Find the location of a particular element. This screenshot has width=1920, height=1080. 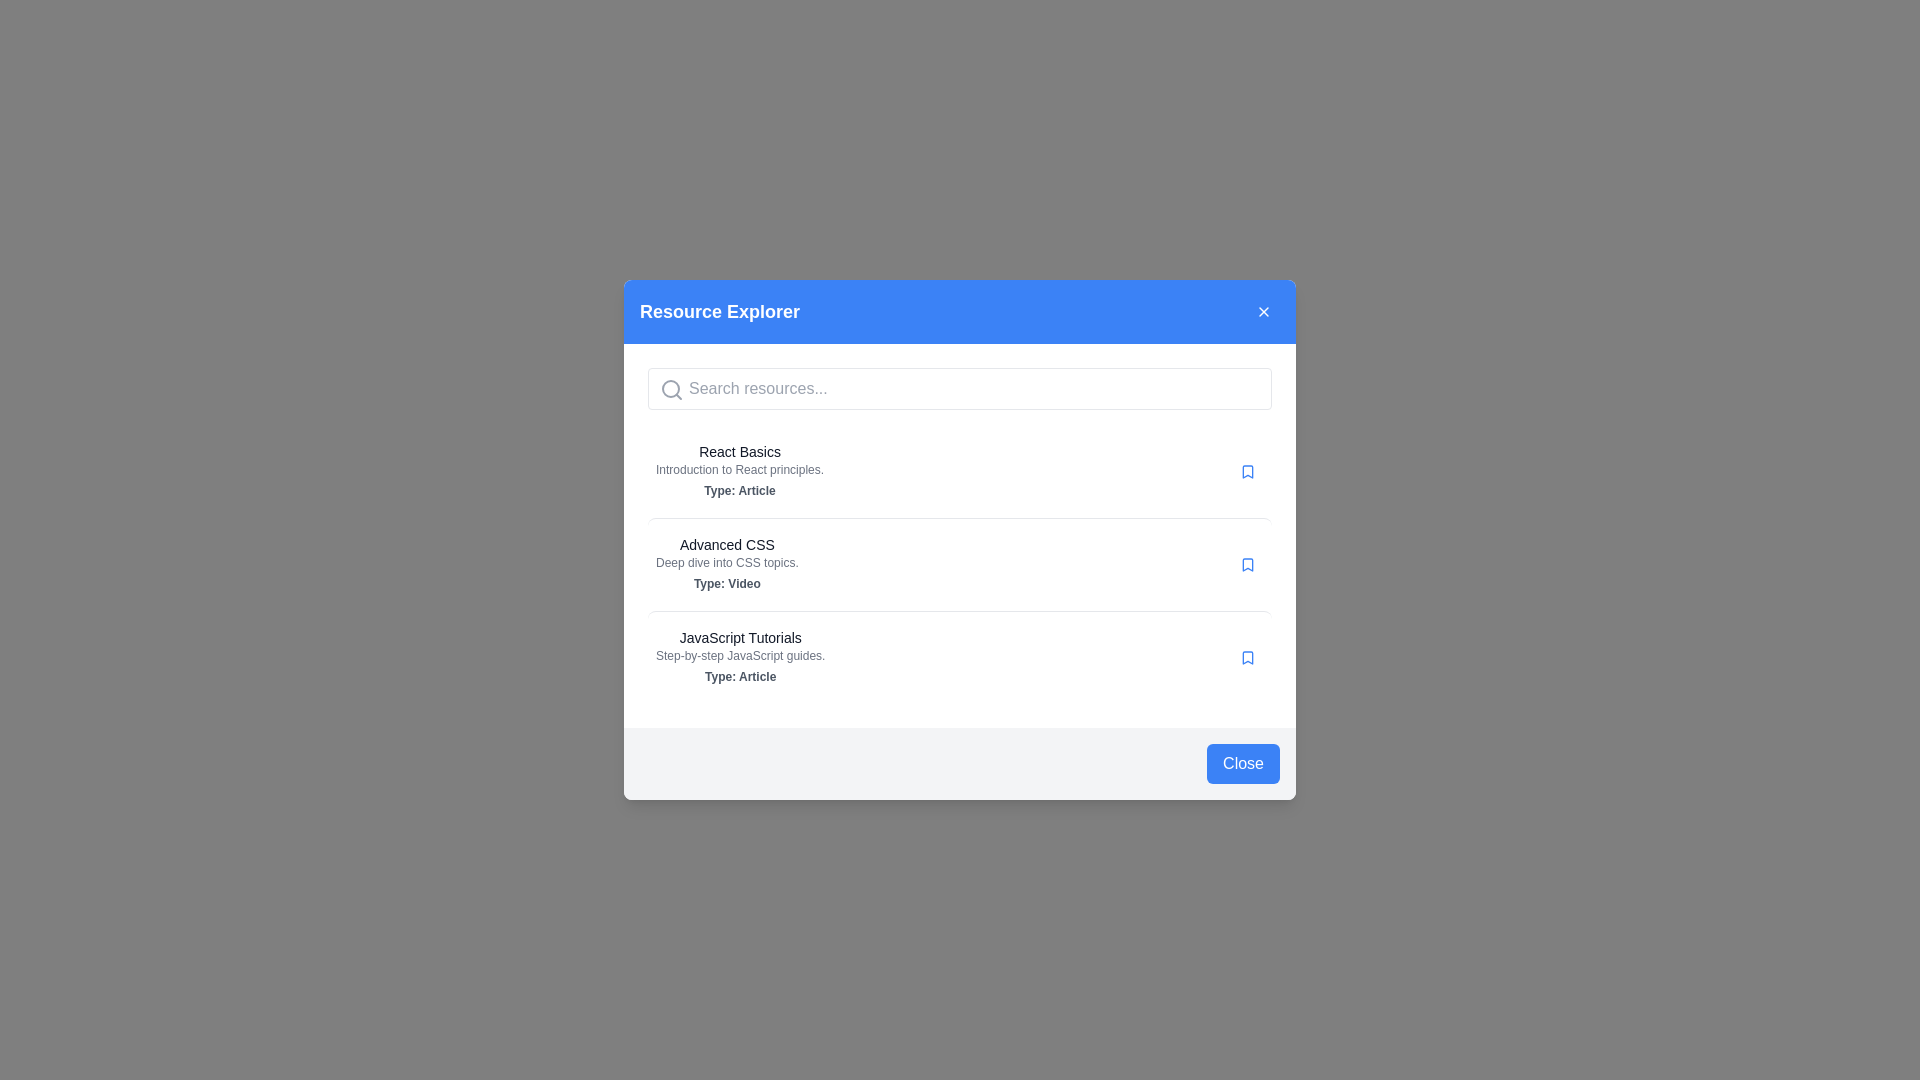

the text label reading 'Type: Article', which is styled with a subdued gray color and bold font, located beneath the main title 'React Basics' and subtitle 'Introduction to React principles.' is located at coordinates (738, 490).